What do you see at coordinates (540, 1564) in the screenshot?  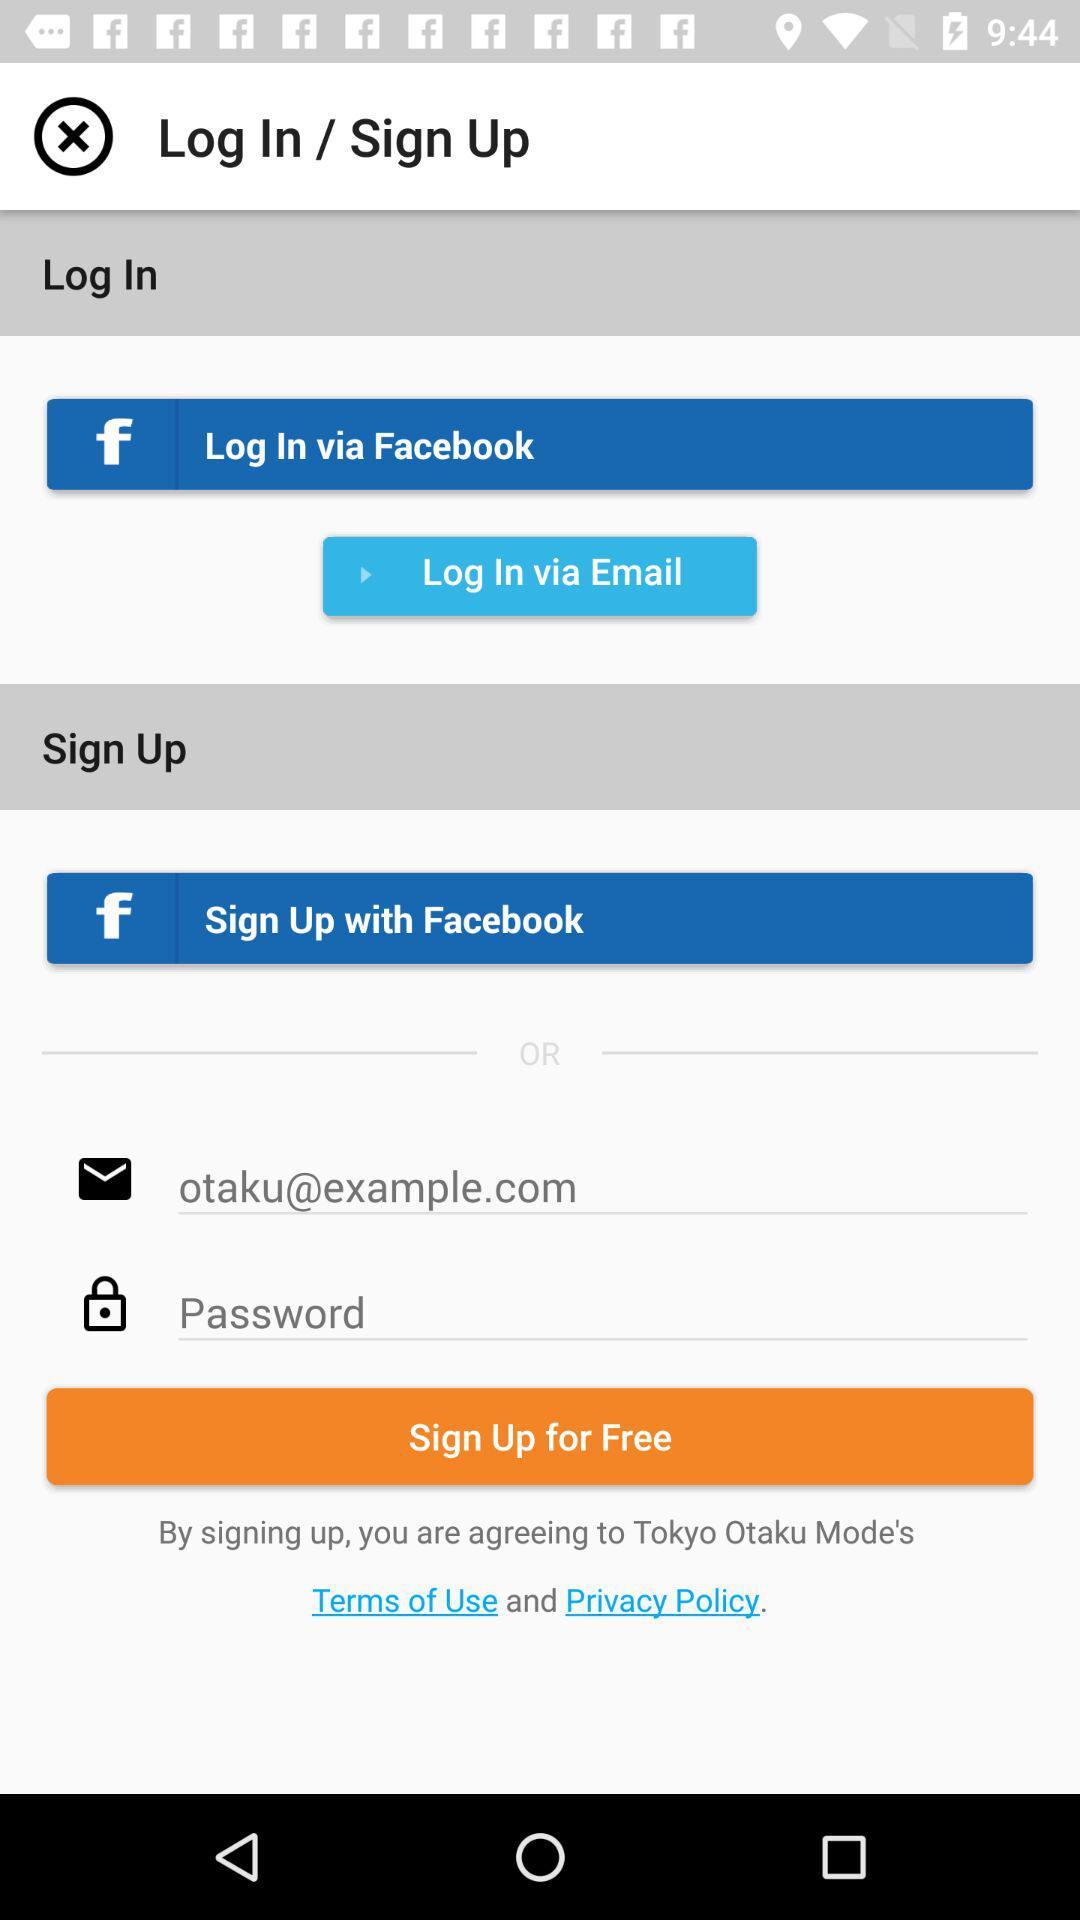 I see `the by signing up icon` at bounding box center [540, 1564].